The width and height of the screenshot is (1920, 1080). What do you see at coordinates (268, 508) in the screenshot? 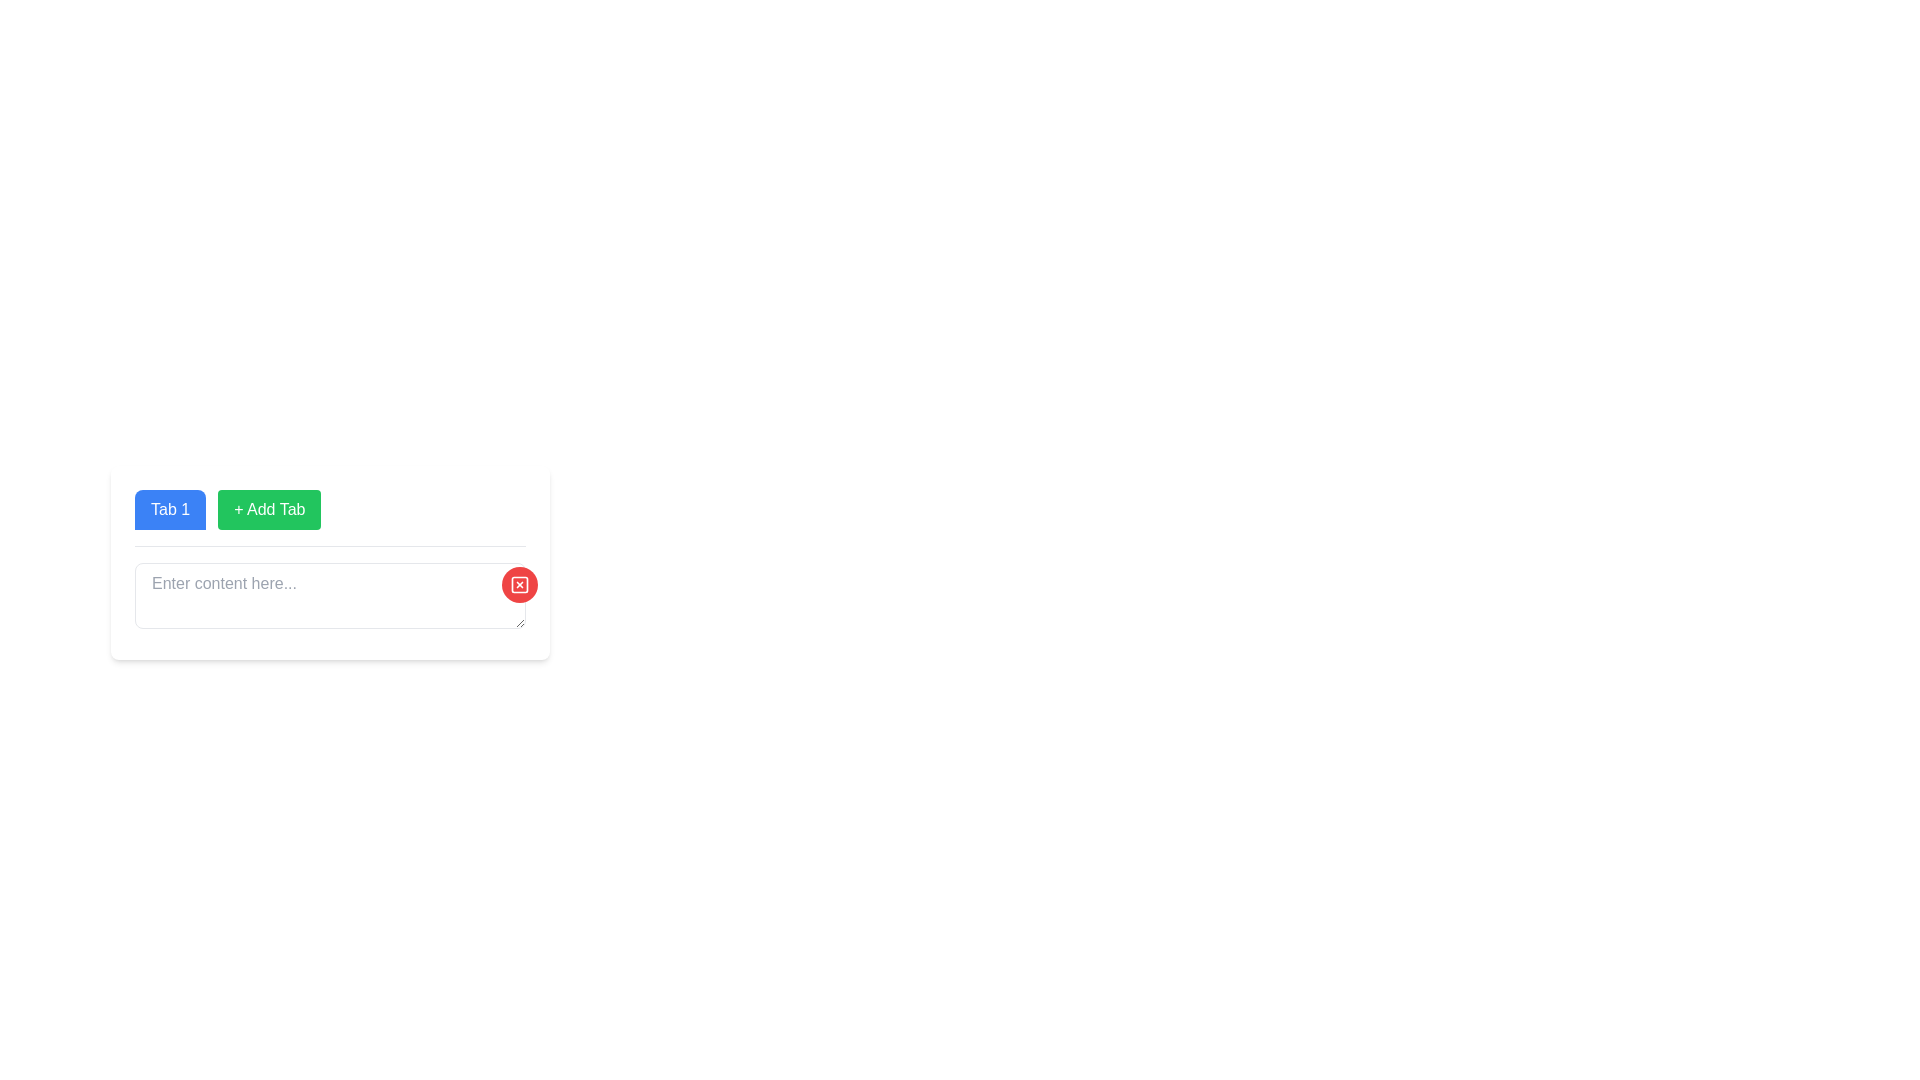
I see `the 'Add New Tab' button positioned to the right of the 'Tab 1' button` at bounding box center [268, 508].